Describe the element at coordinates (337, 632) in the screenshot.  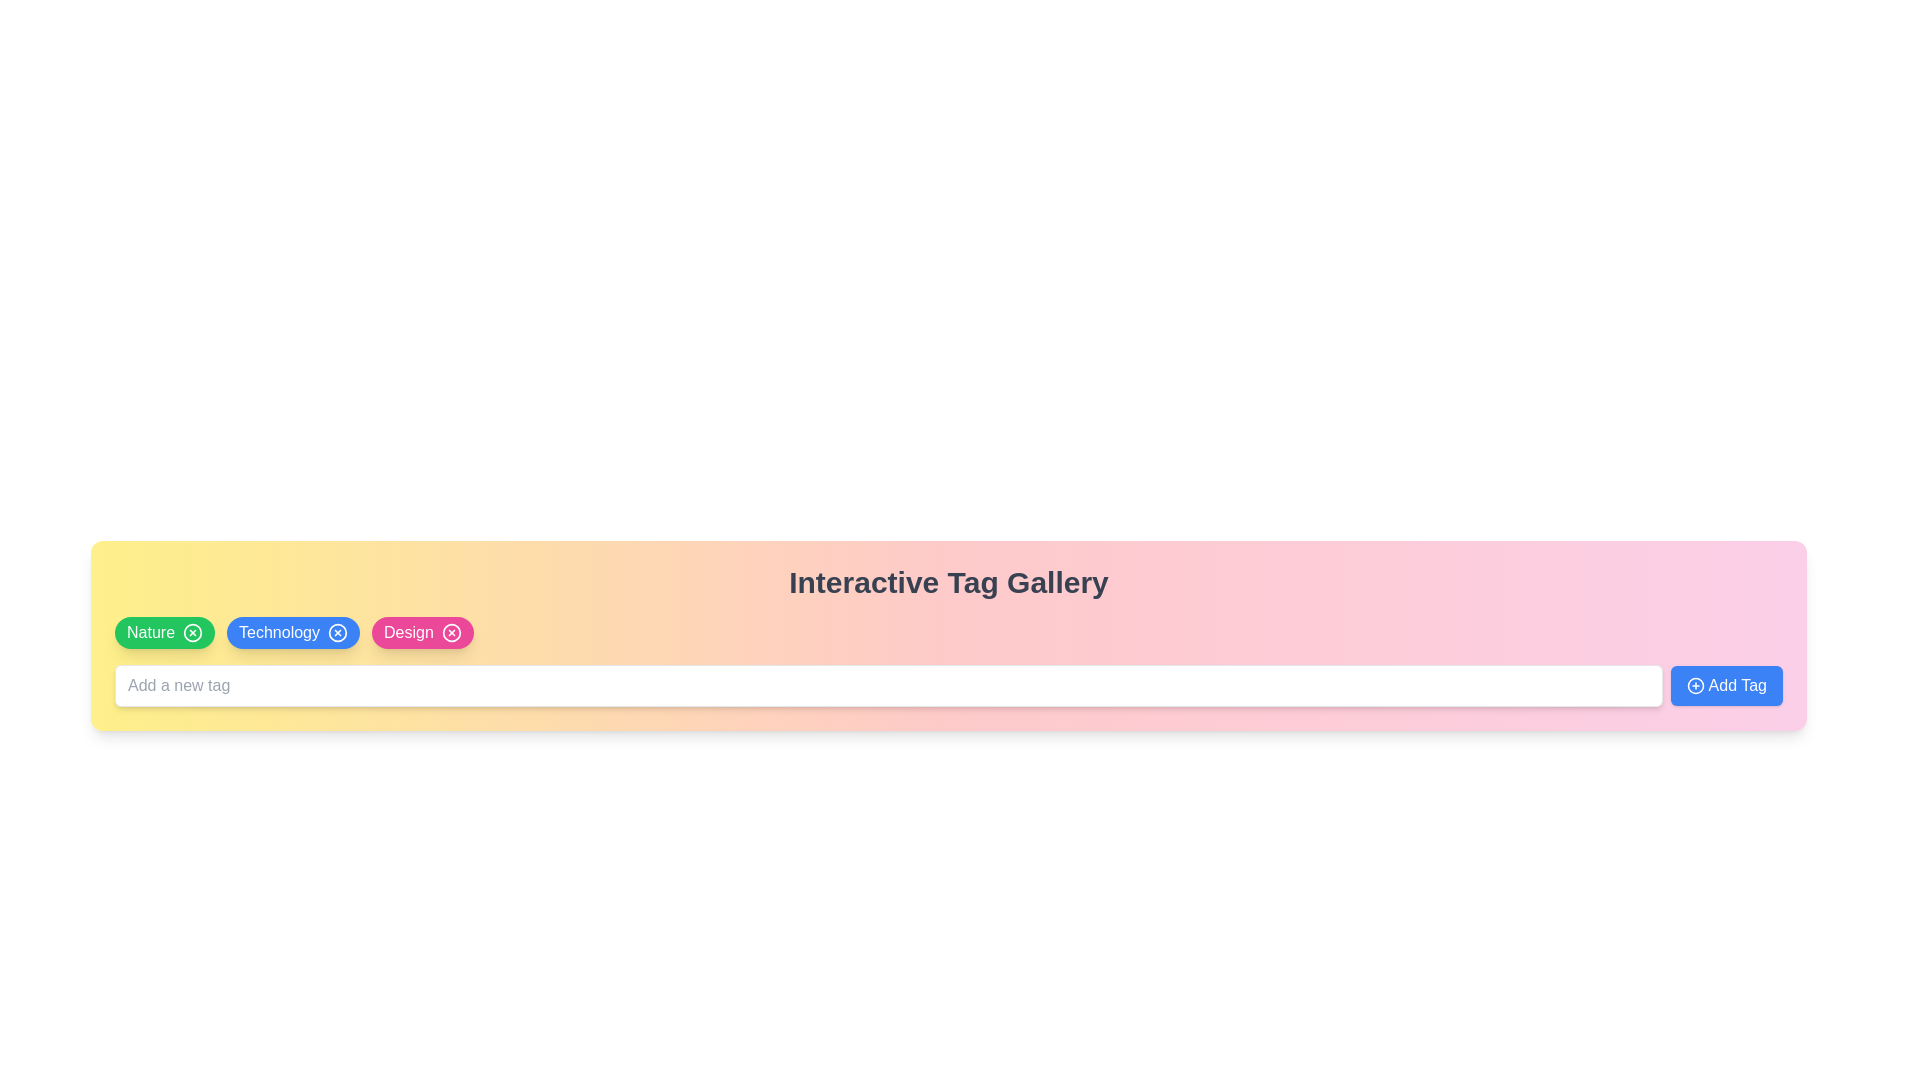
I see `the blue circular icon with a white center and an 'X' inside, located within the 'Technology' tag button` at that location.